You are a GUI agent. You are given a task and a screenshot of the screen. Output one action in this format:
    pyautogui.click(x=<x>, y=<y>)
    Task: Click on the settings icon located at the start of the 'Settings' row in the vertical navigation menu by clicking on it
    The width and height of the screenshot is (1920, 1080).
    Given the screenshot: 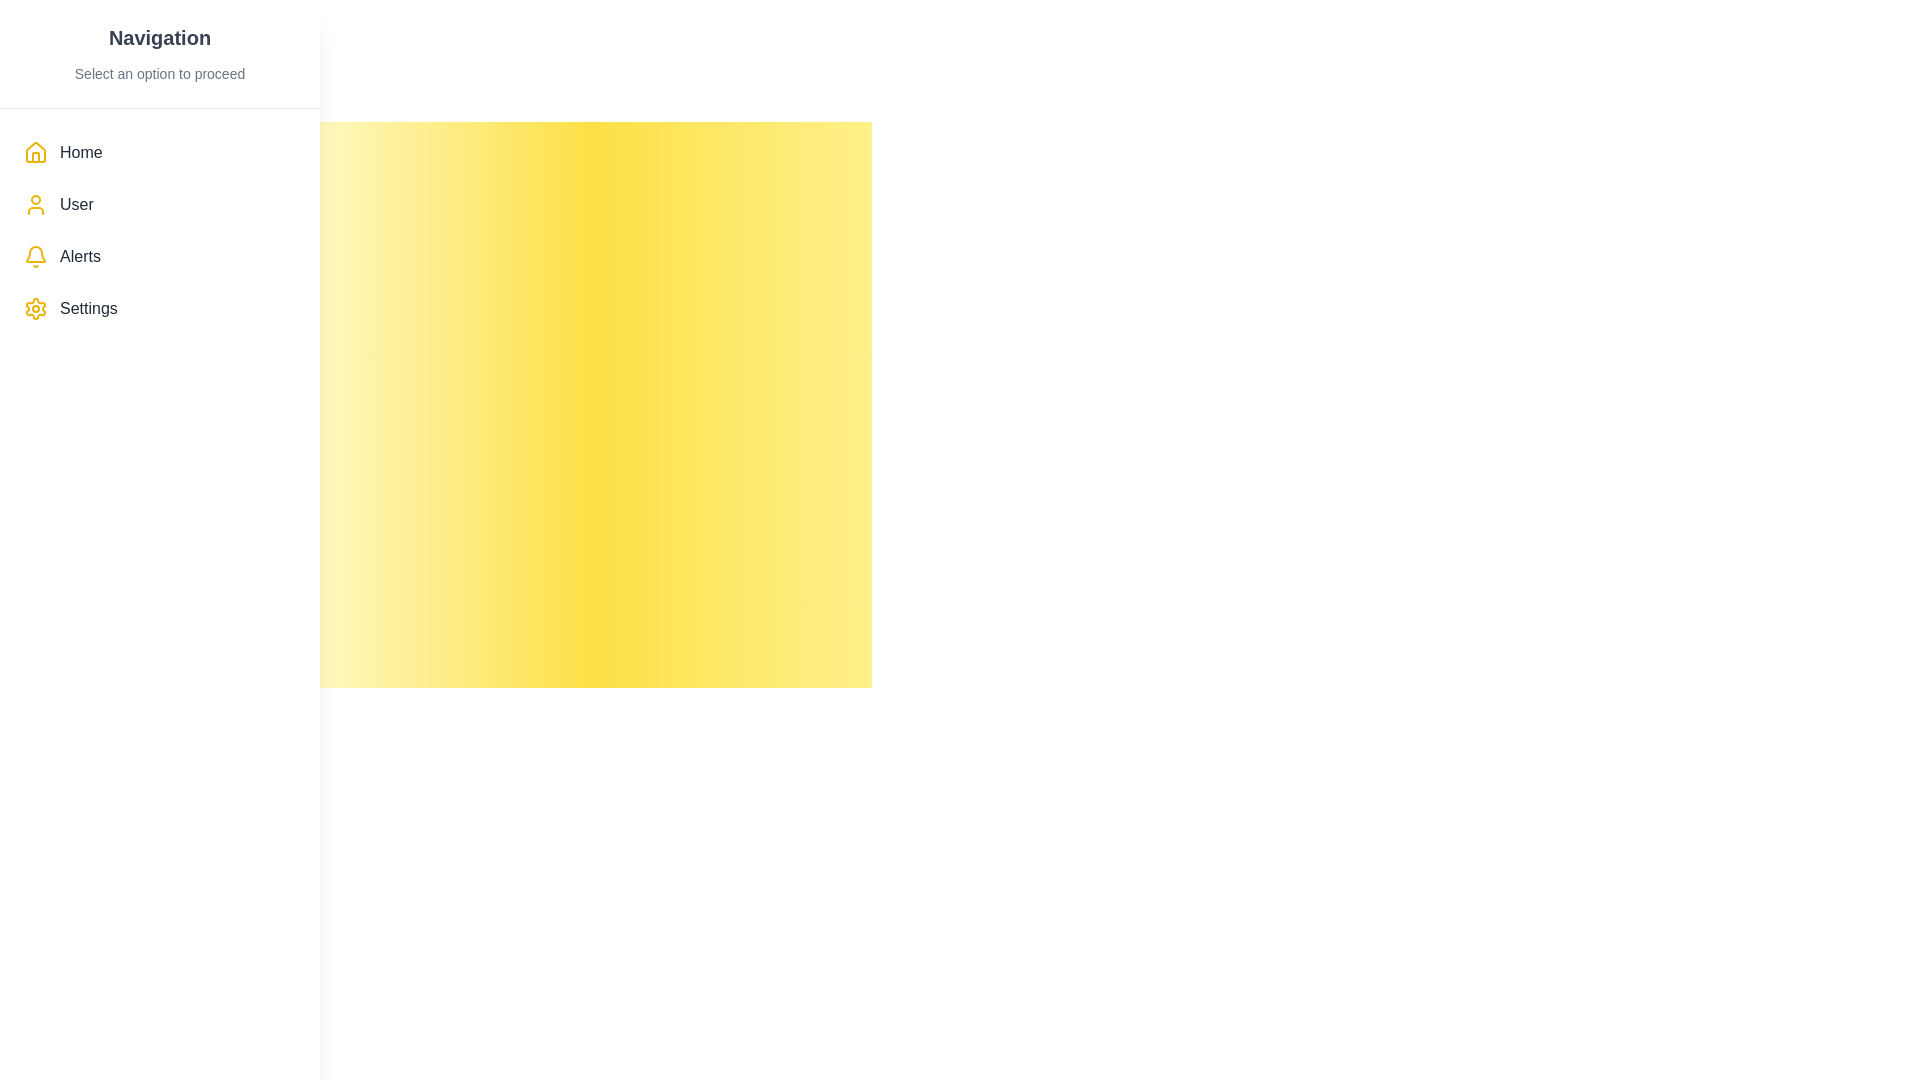 What is the action you would take?
    pyautogui.click(x=35, y=308)
    